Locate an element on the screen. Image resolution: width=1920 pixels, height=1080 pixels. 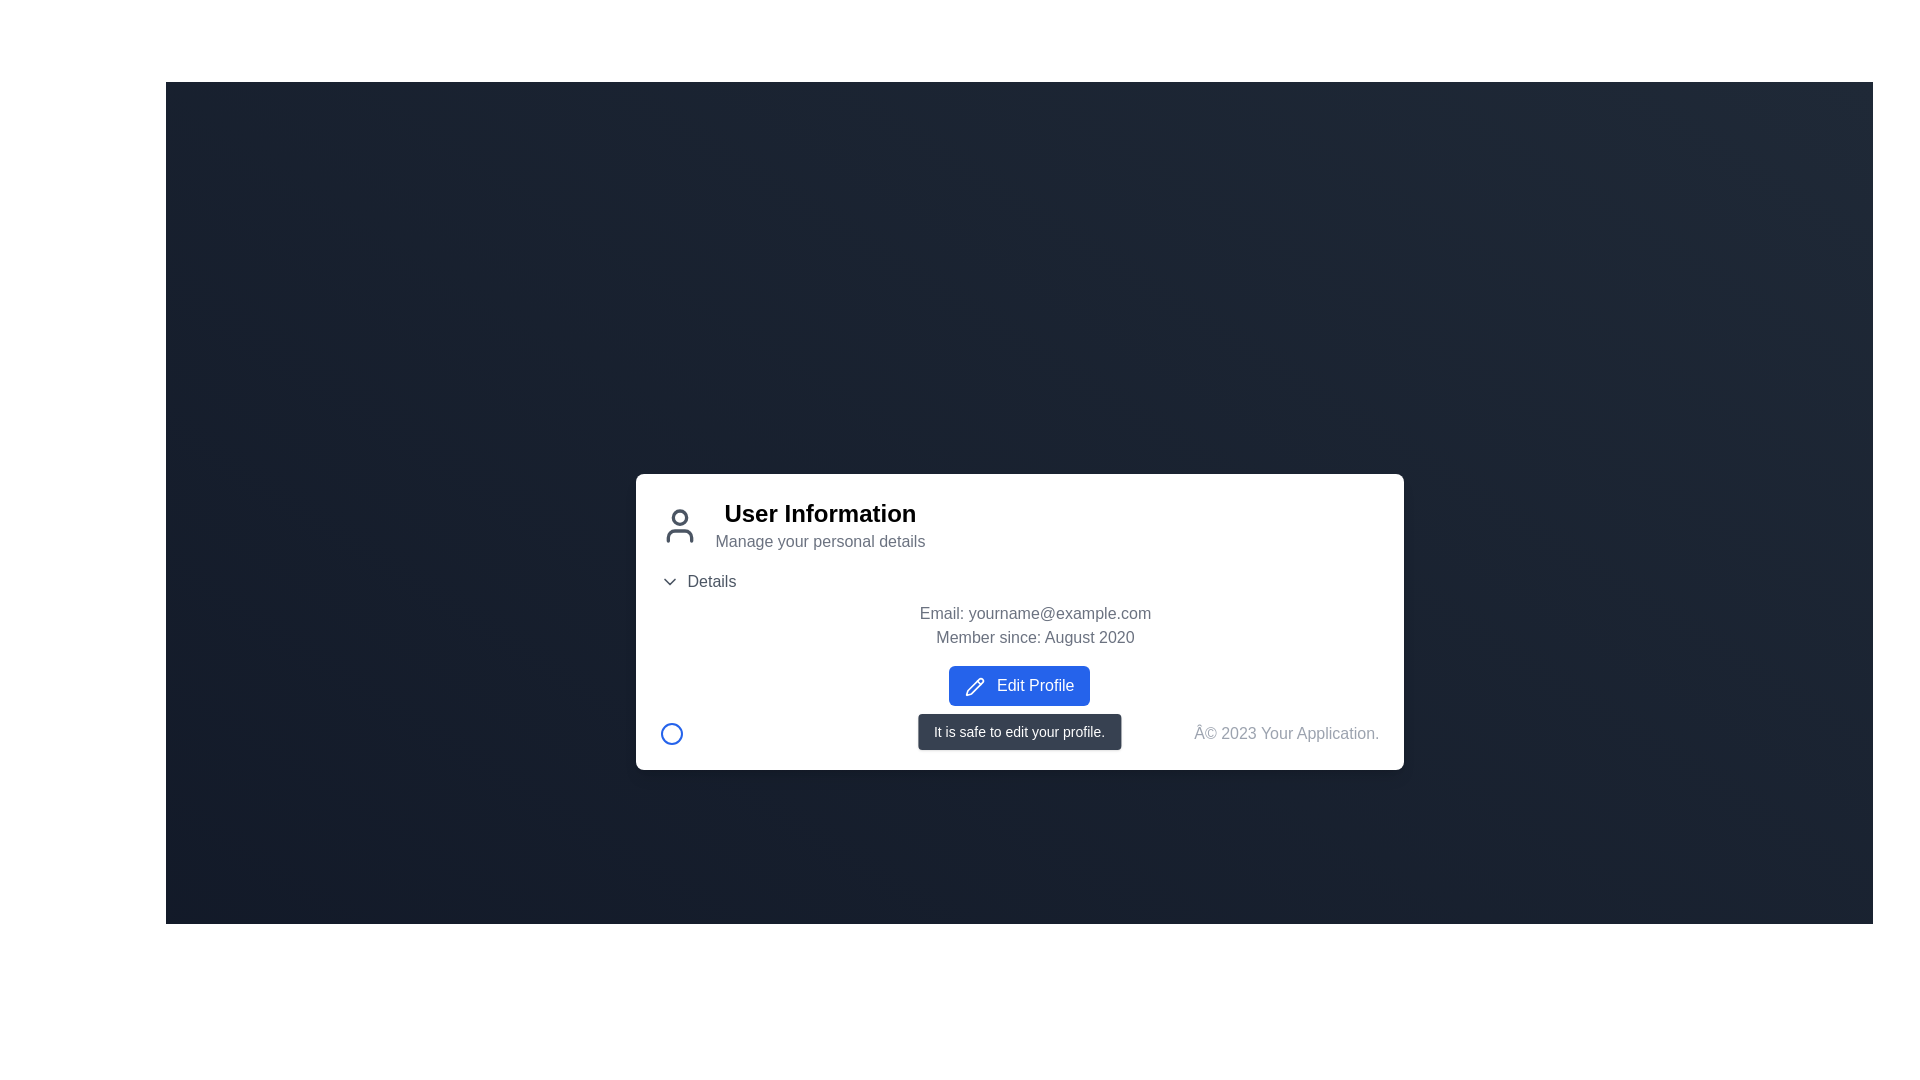
the informational tooltip or message box that provides contextual information about the safety of editing the profile, located directly below the 'Edit Profile' button is located at coordinates (1019, 732).